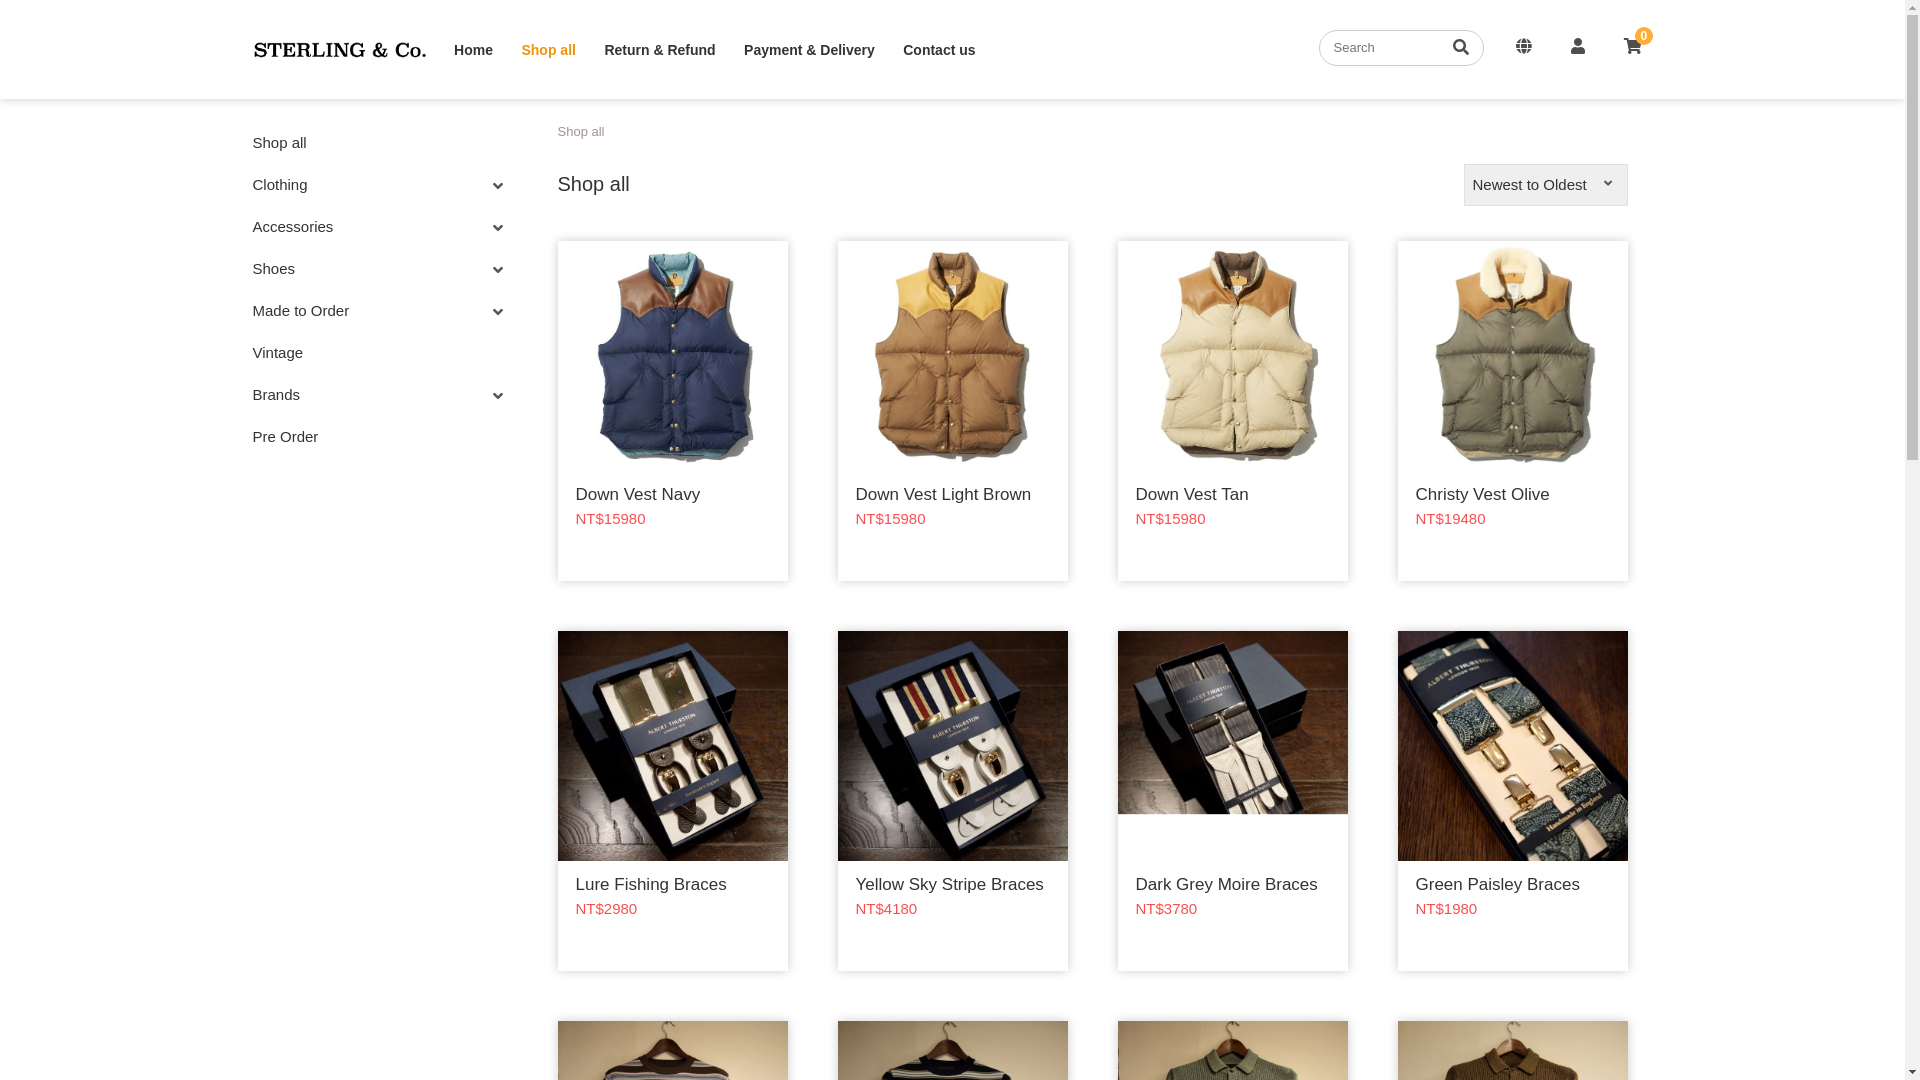 This screenshot has width=1920, height=1080. What do you see at coordinates (659, 49) in the screenshot?
I see `'Return & Refund'` at bounding box center [659, 49].